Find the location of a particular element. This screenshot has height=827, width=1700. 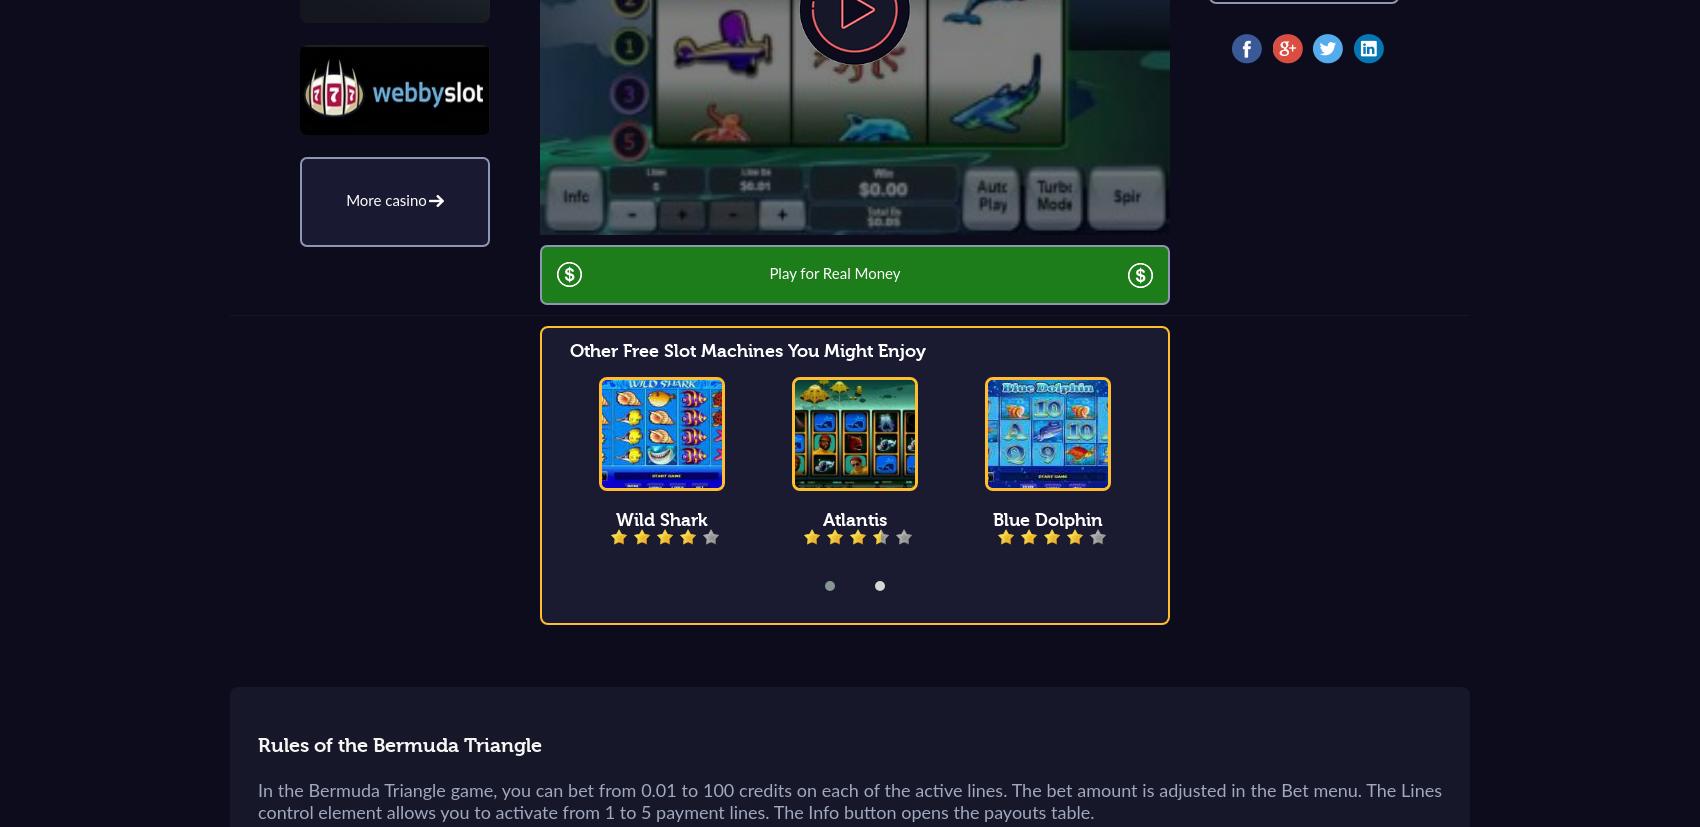

'Under The Sea' is located at coordinates (1240, 520).